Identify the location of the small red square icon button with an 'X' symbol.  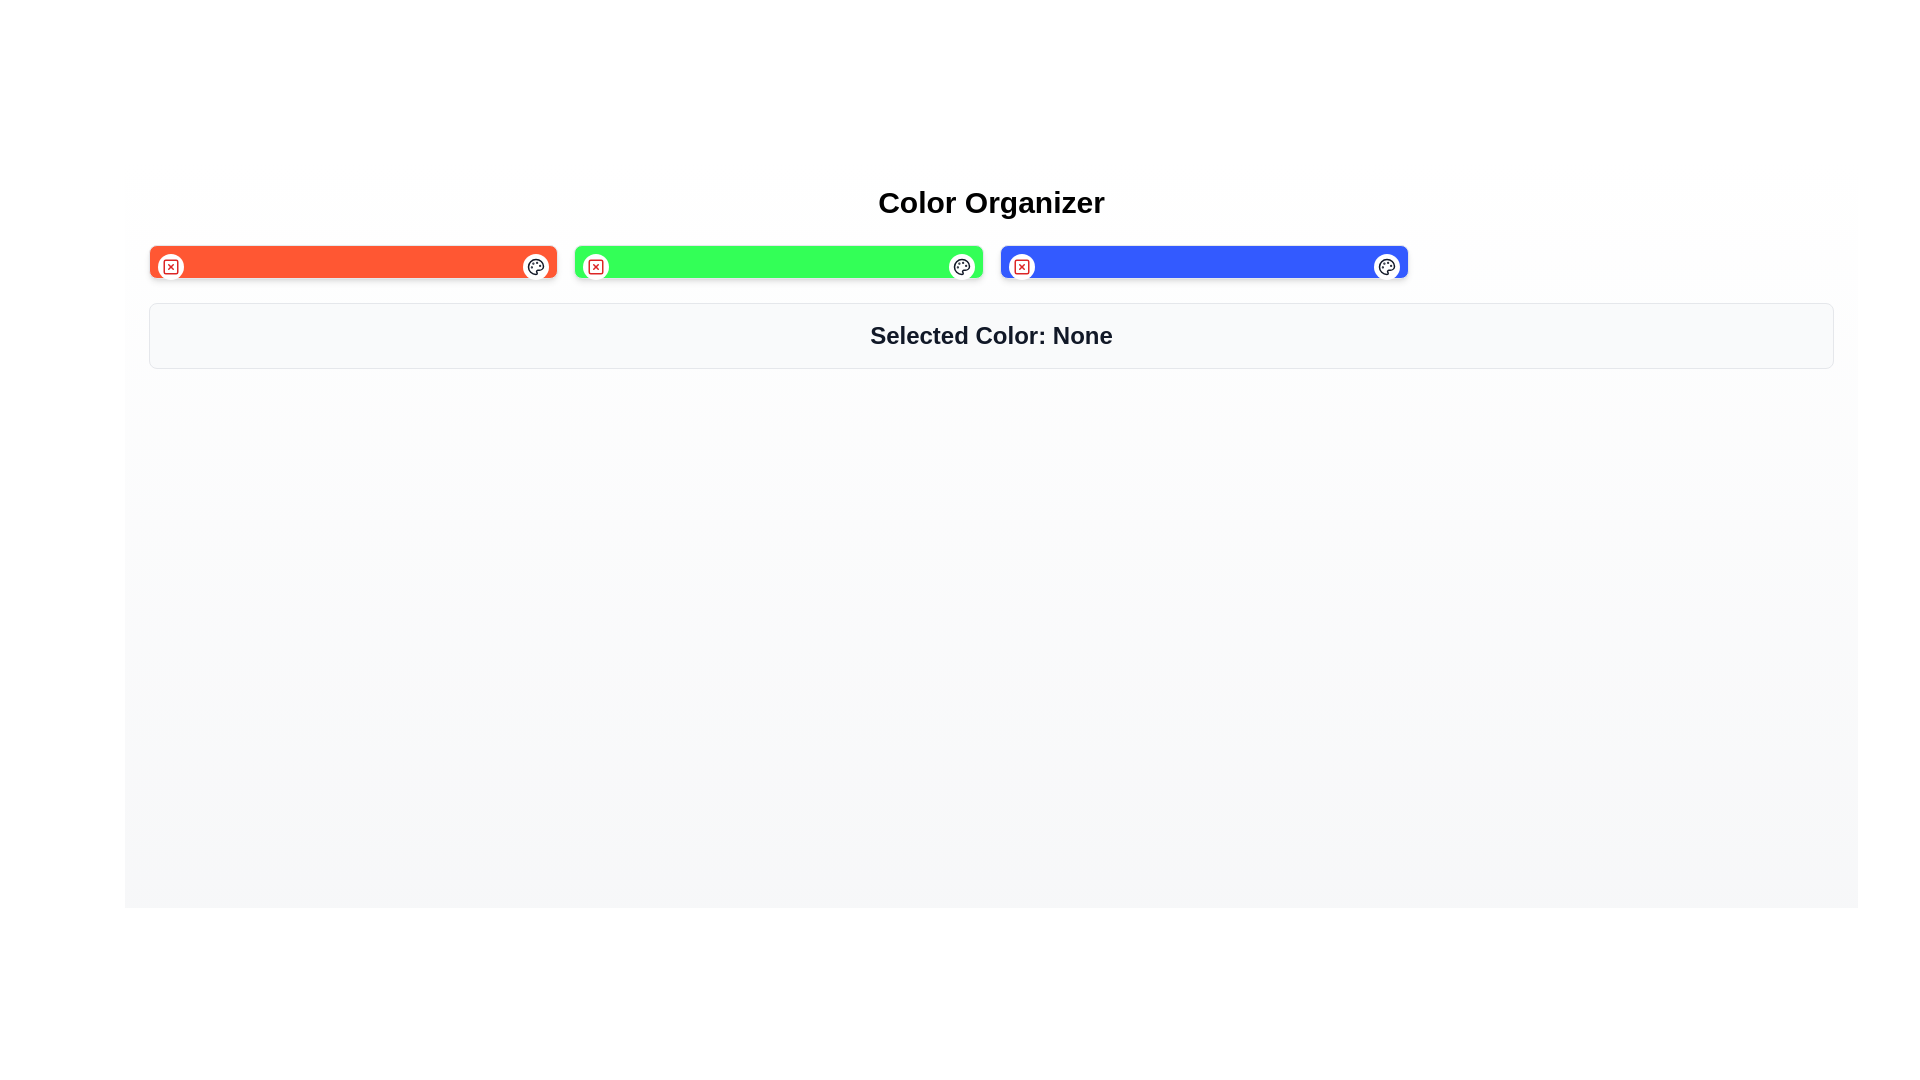
(171, 265).